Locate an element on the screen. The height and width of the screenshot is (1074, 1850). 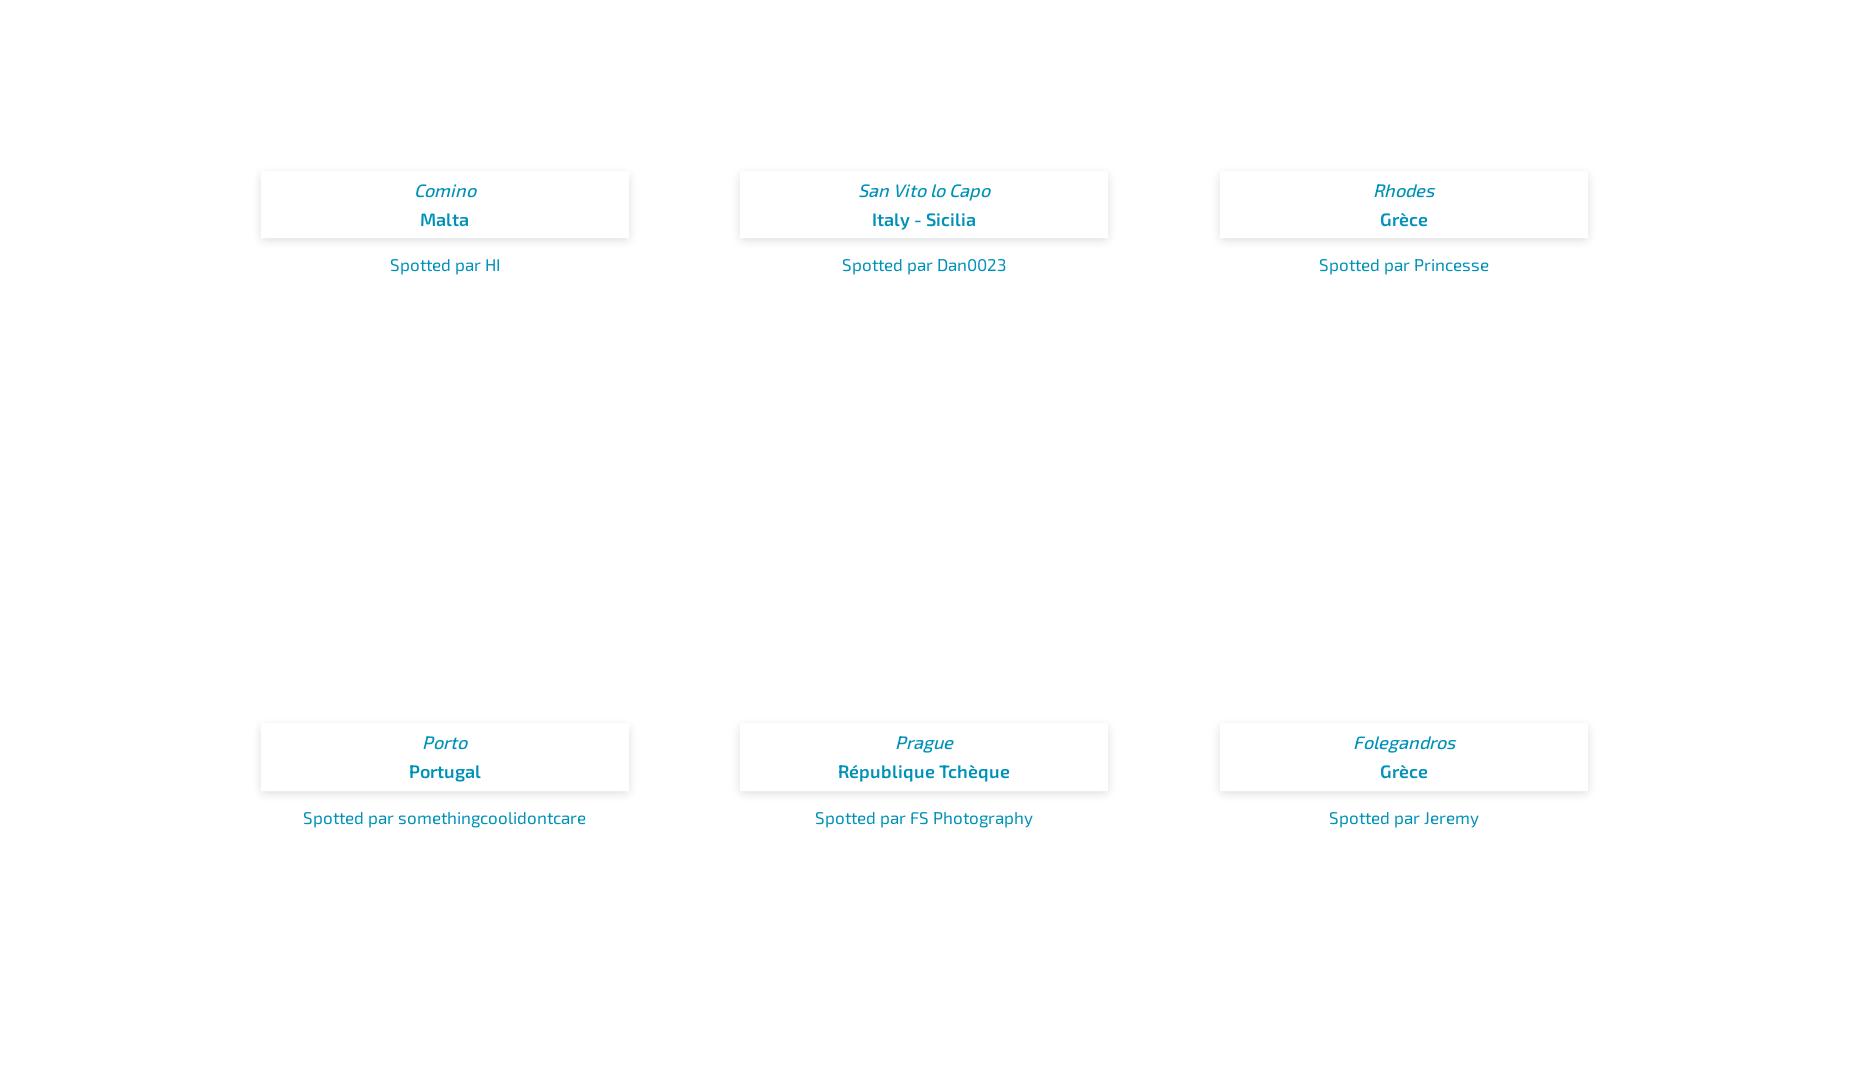
'Rhodes' is located at coordinates (1403, 189).